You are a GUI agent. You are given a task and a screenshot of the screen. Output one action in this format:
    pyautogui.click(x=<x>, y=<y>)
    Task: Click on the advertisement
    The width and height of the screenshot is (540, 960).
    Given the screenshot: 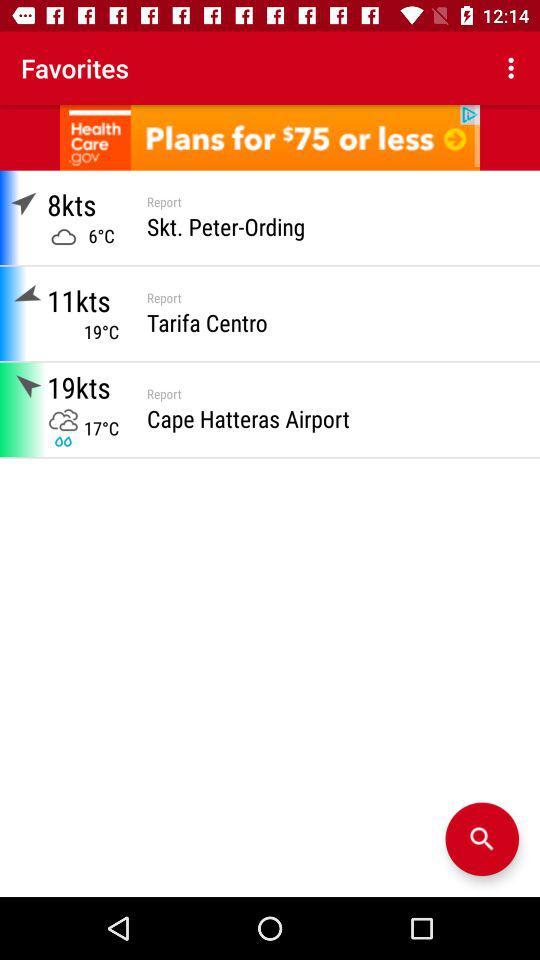 What is the action you would take?
    pyautogui.click(x=270, y=136)
    